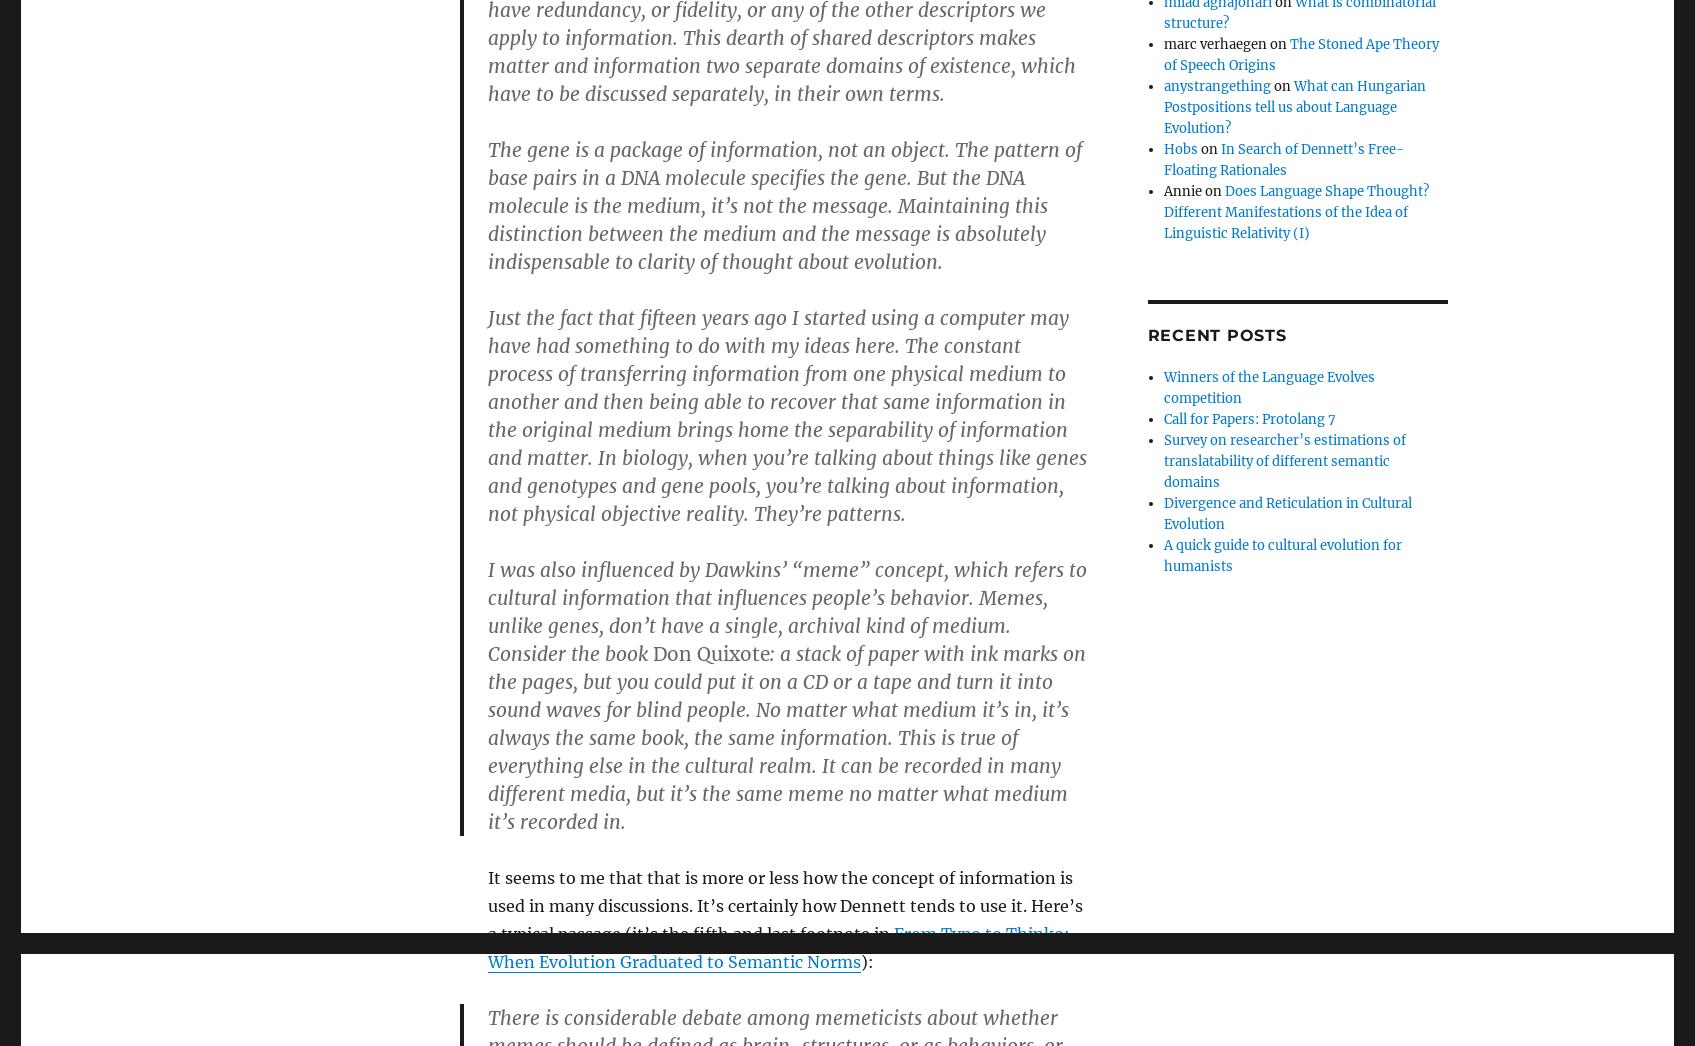 This screenshot has width=1695, height=1046. Describe the element at coordinates (1181, 191) in the screenshot. I see `'Annie'` at that location.